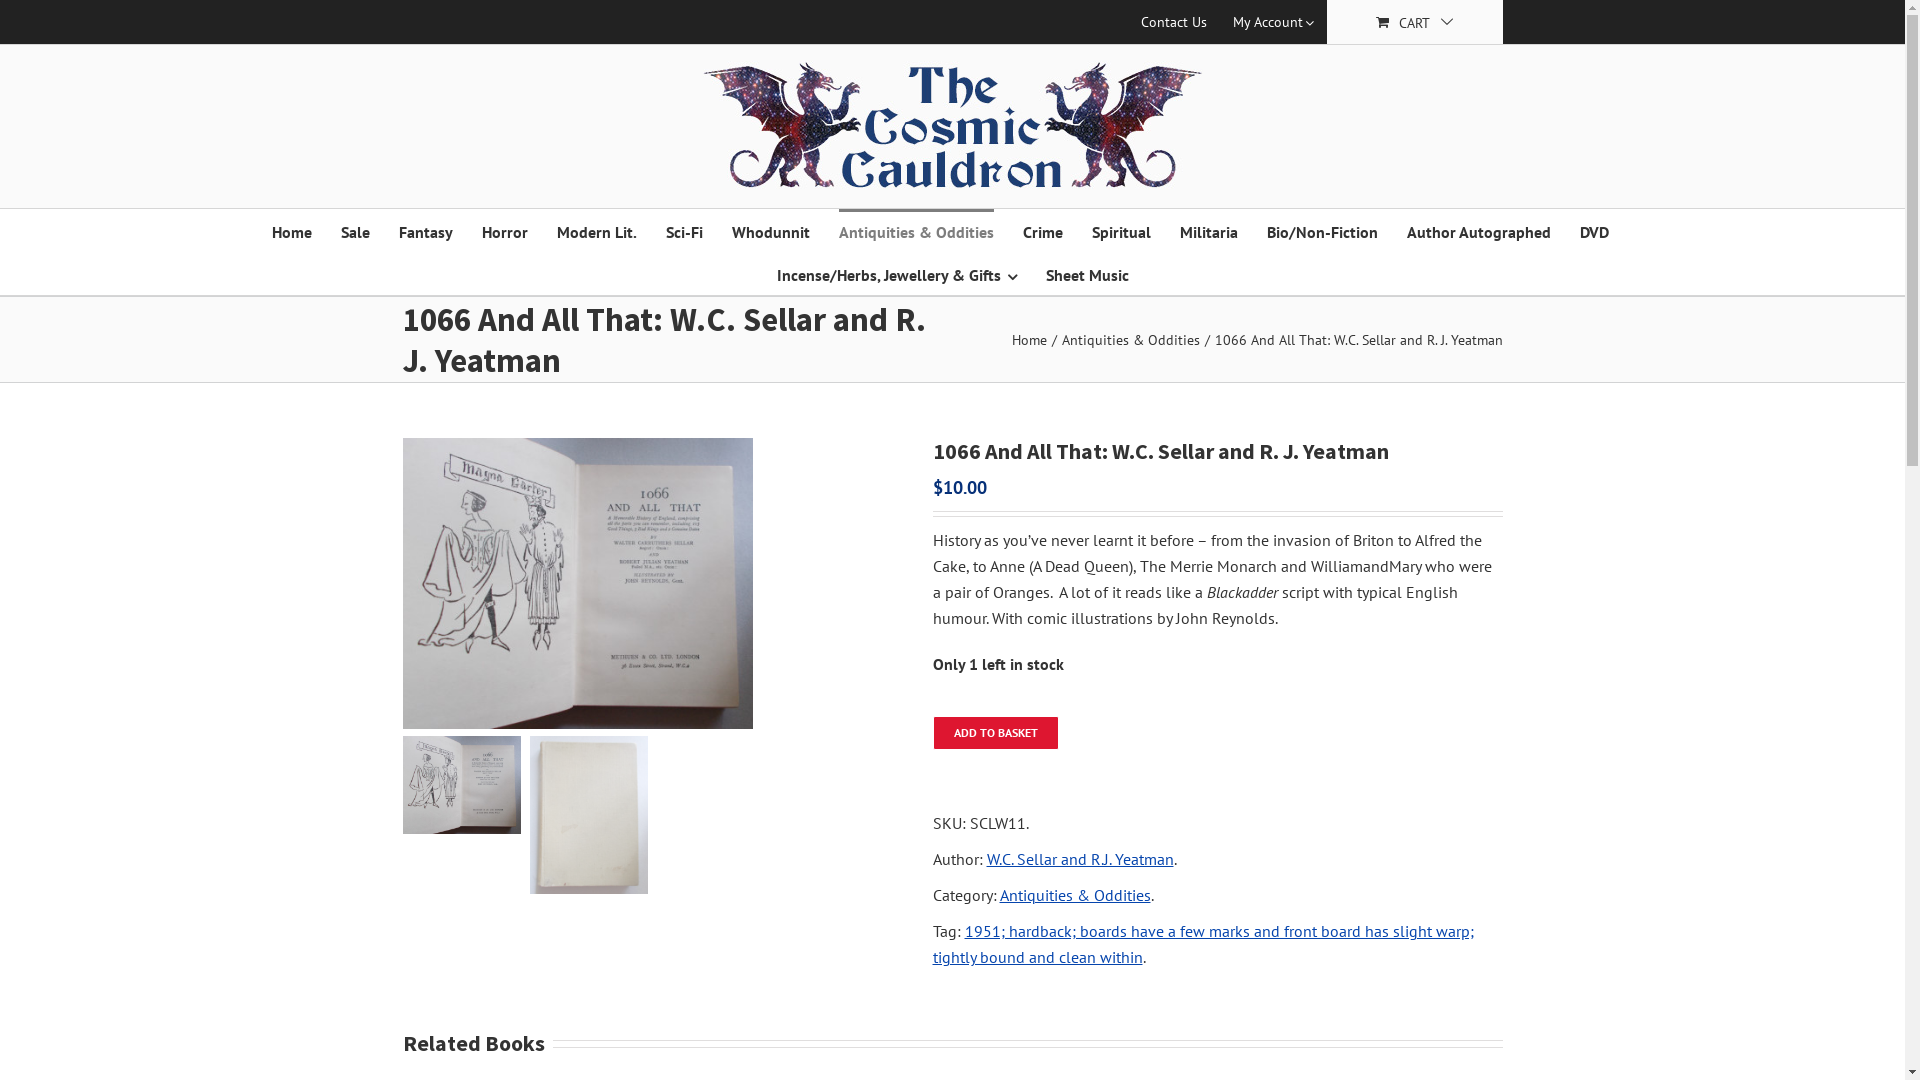 The width and height of the screenshot is (1920, 1080). What do you see at coordinates (994, 732) in the screenshot?
I see `'ADD TO BASKET'` at bounding box center [994, 732].